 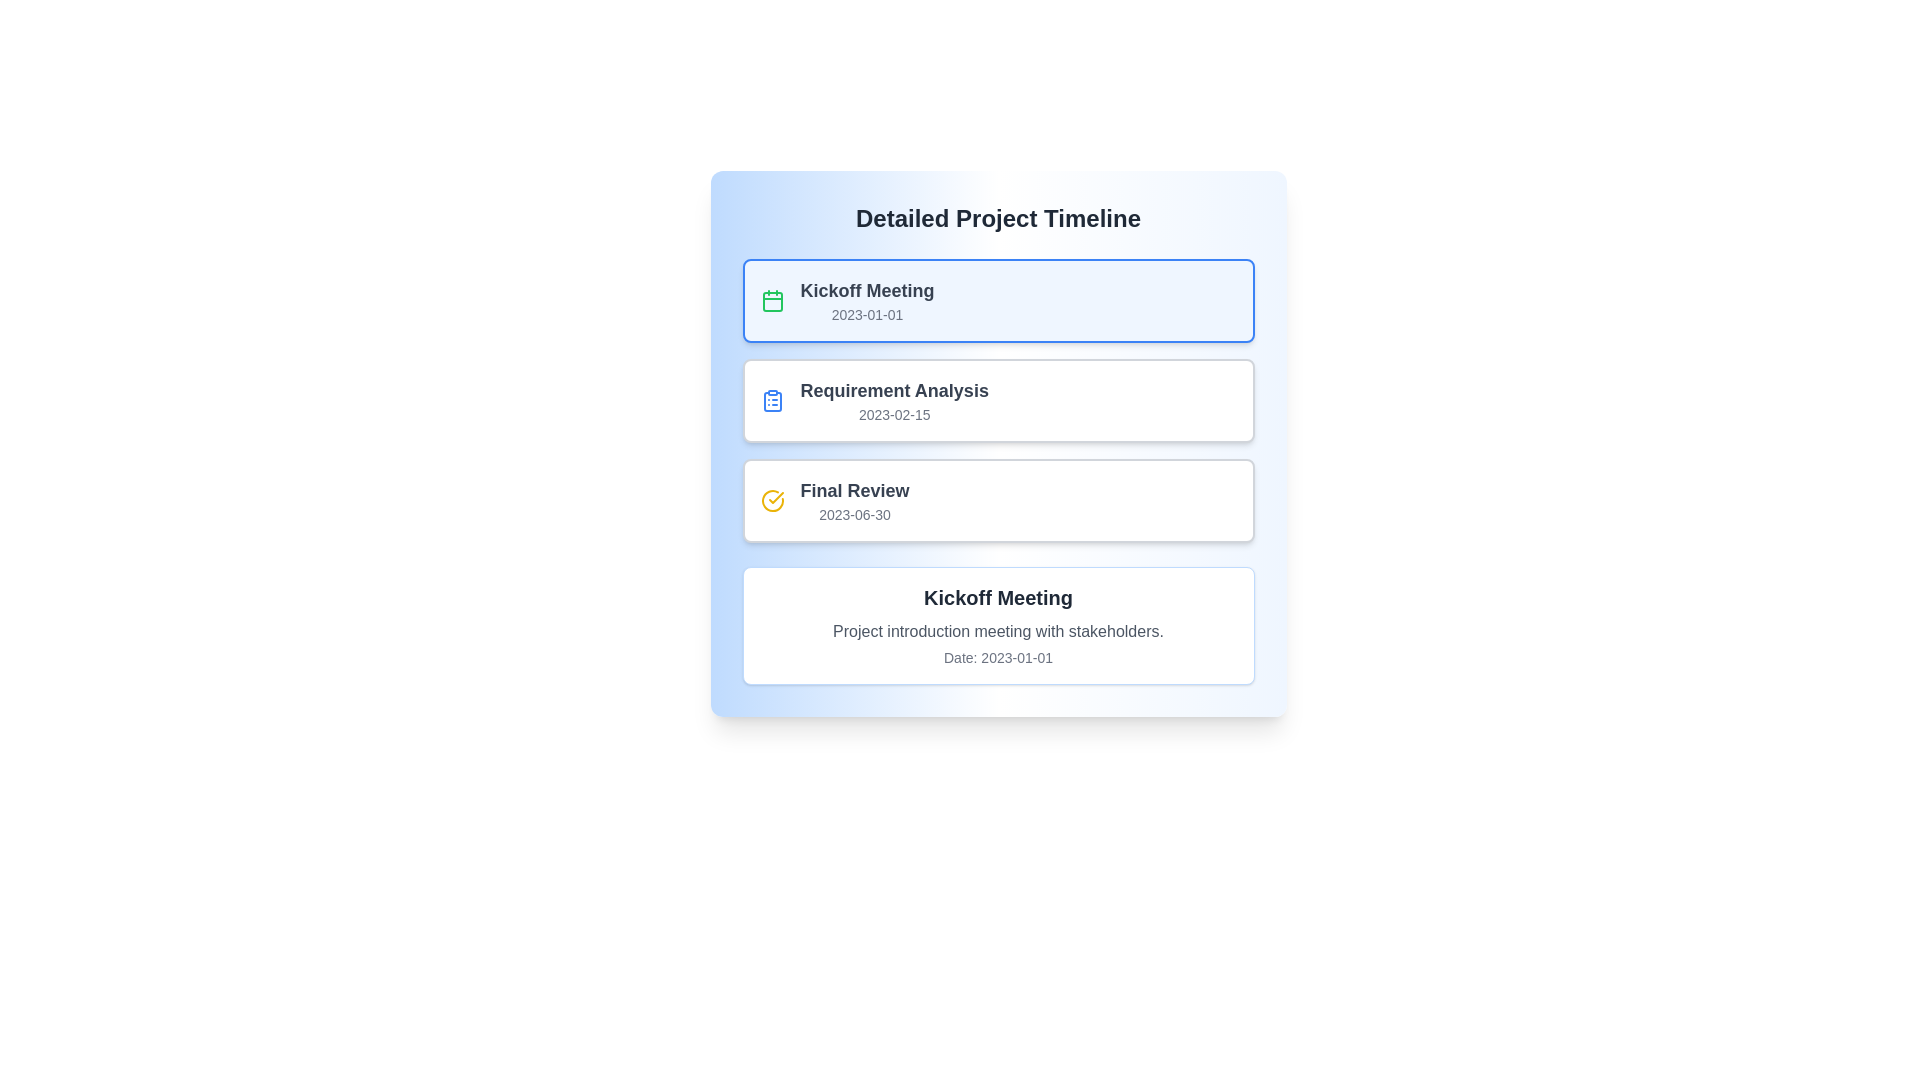 I want to click on the 'Requirement Analysis' card, which is the second card in the vertical list, so click(x=998, y=401).